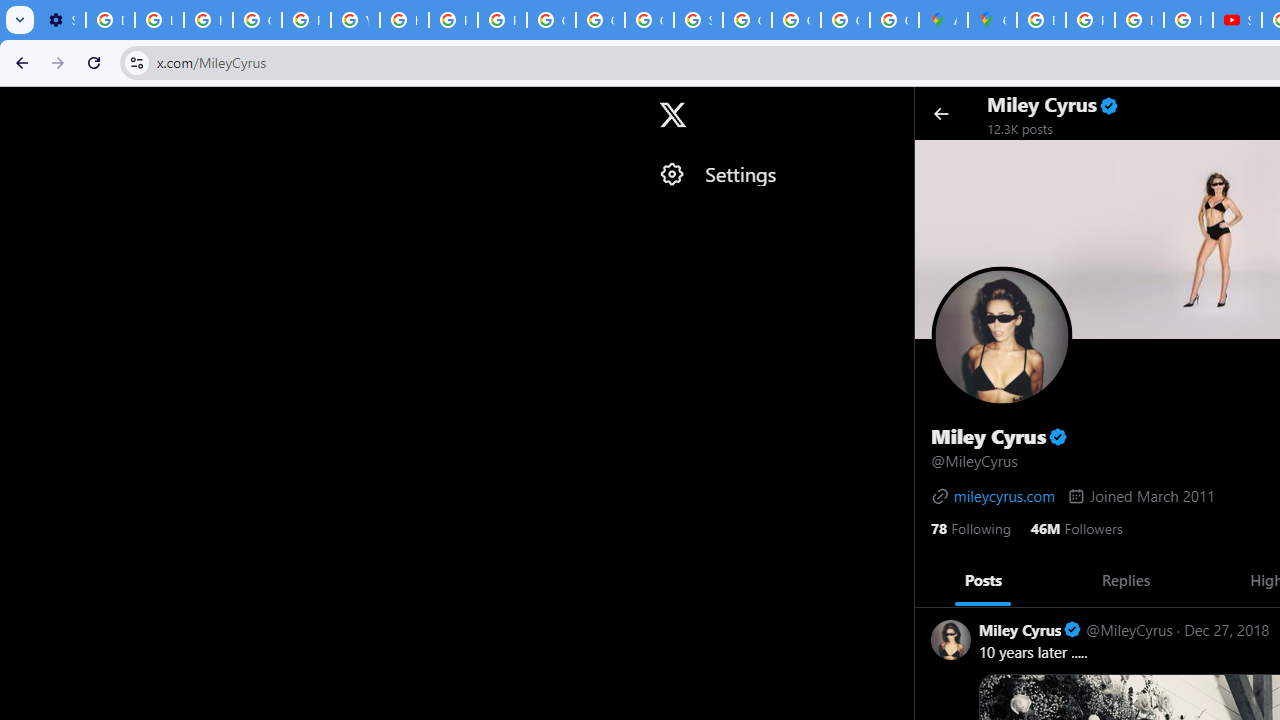 This screenshot has height=720, width=1280. I want to click on 'Opens profile photo', so click(1001, 335).